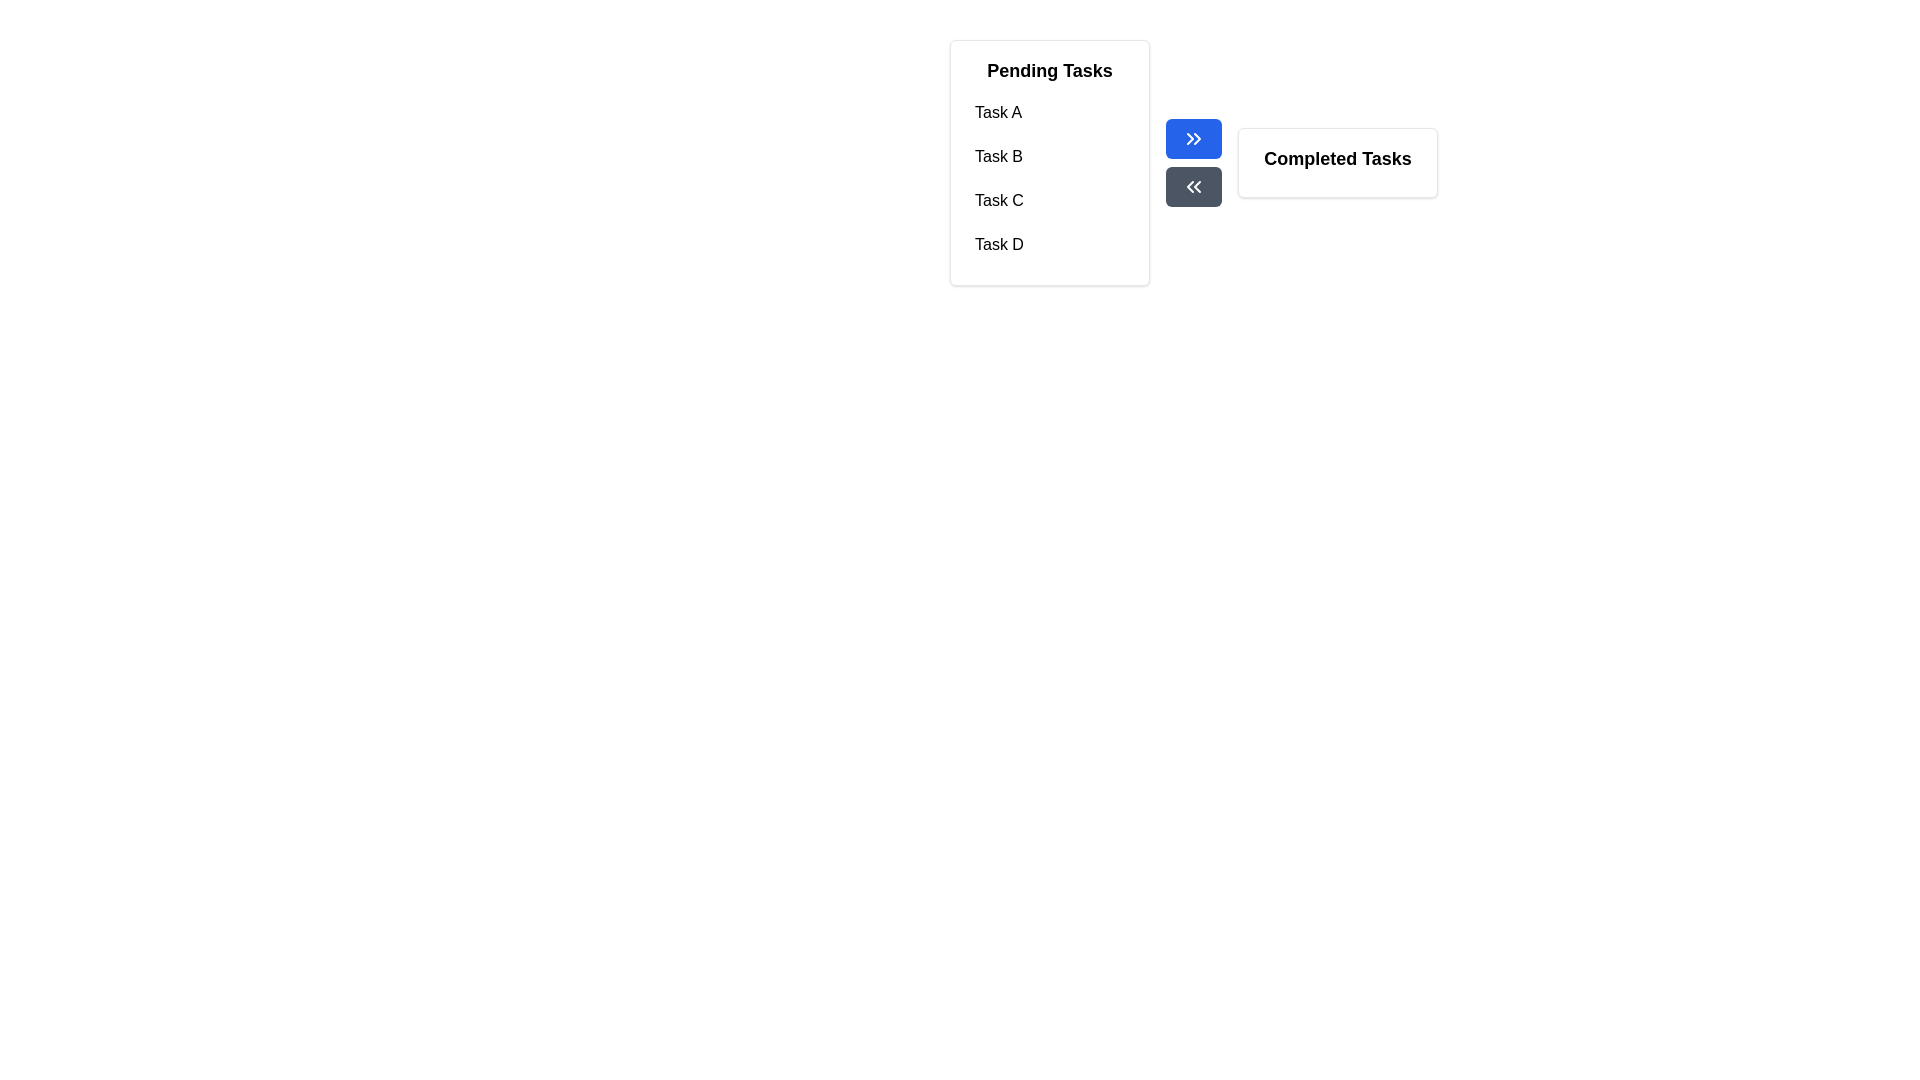 The height and width of the screenshot is (1080, 1920). I want to click on the first list item labeled 'Task A' in the 'Pending Tasks' section, so click(1049, 112).